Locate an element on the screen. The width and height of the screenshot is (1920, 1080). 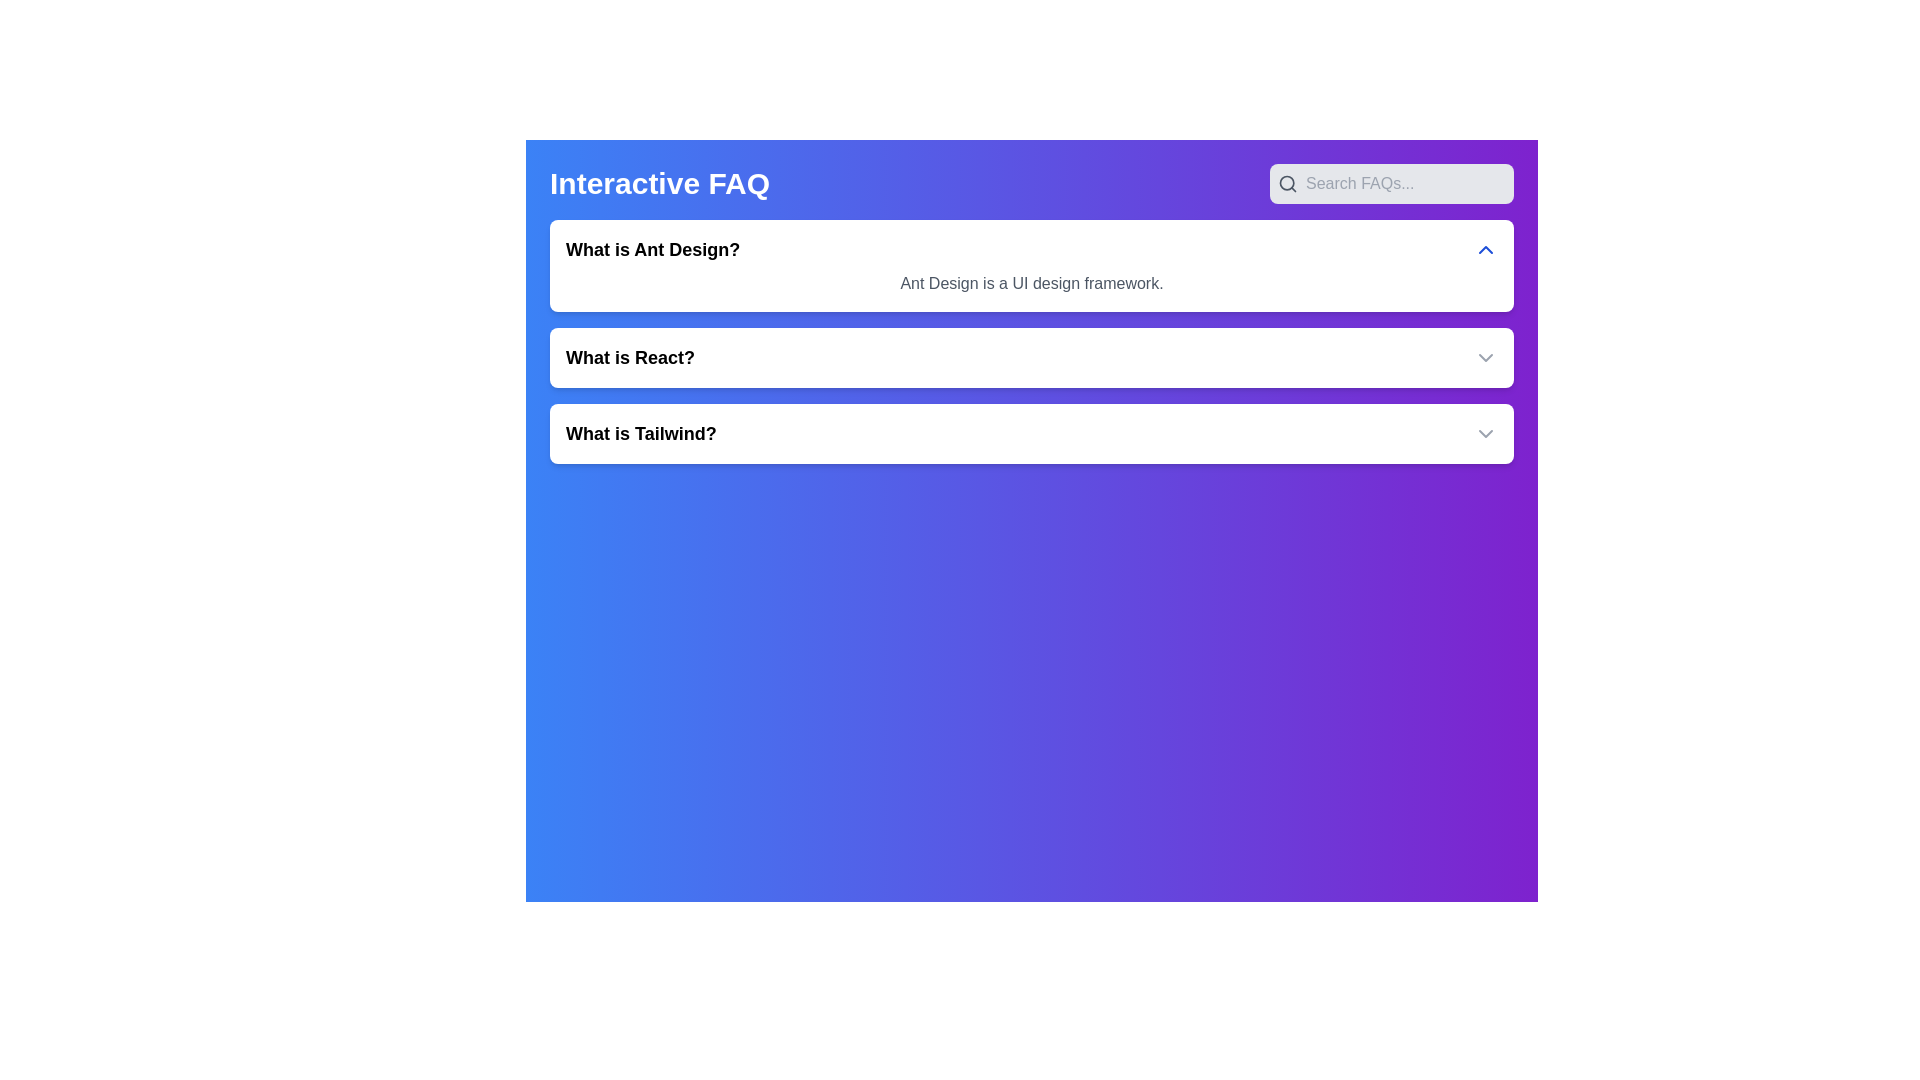
the Expandable FAQ Header titled 'What is React?' for keyboard interaction is located at coordinates (1032, 357).